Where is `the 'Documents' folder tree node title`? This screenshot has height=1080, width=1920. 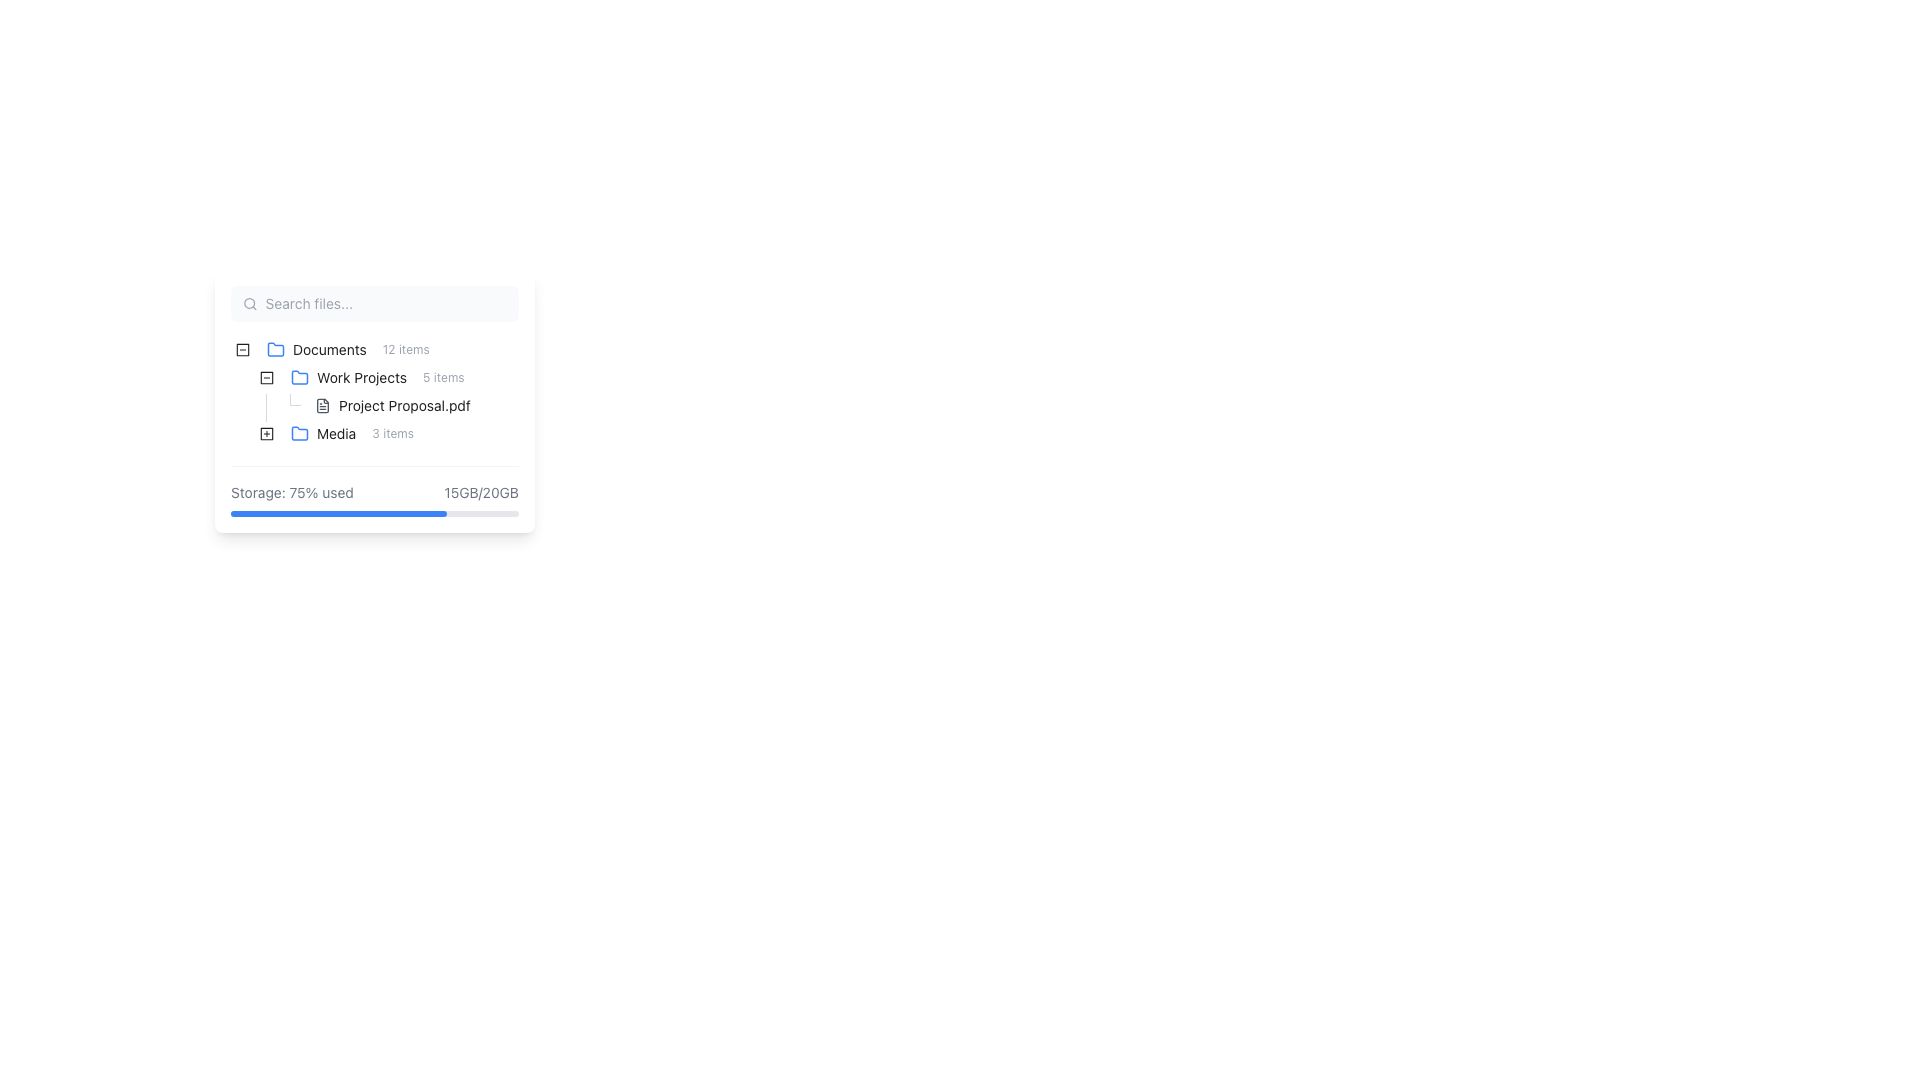 the 'Documents' folder tree node title is located at coordinates (348, 349).